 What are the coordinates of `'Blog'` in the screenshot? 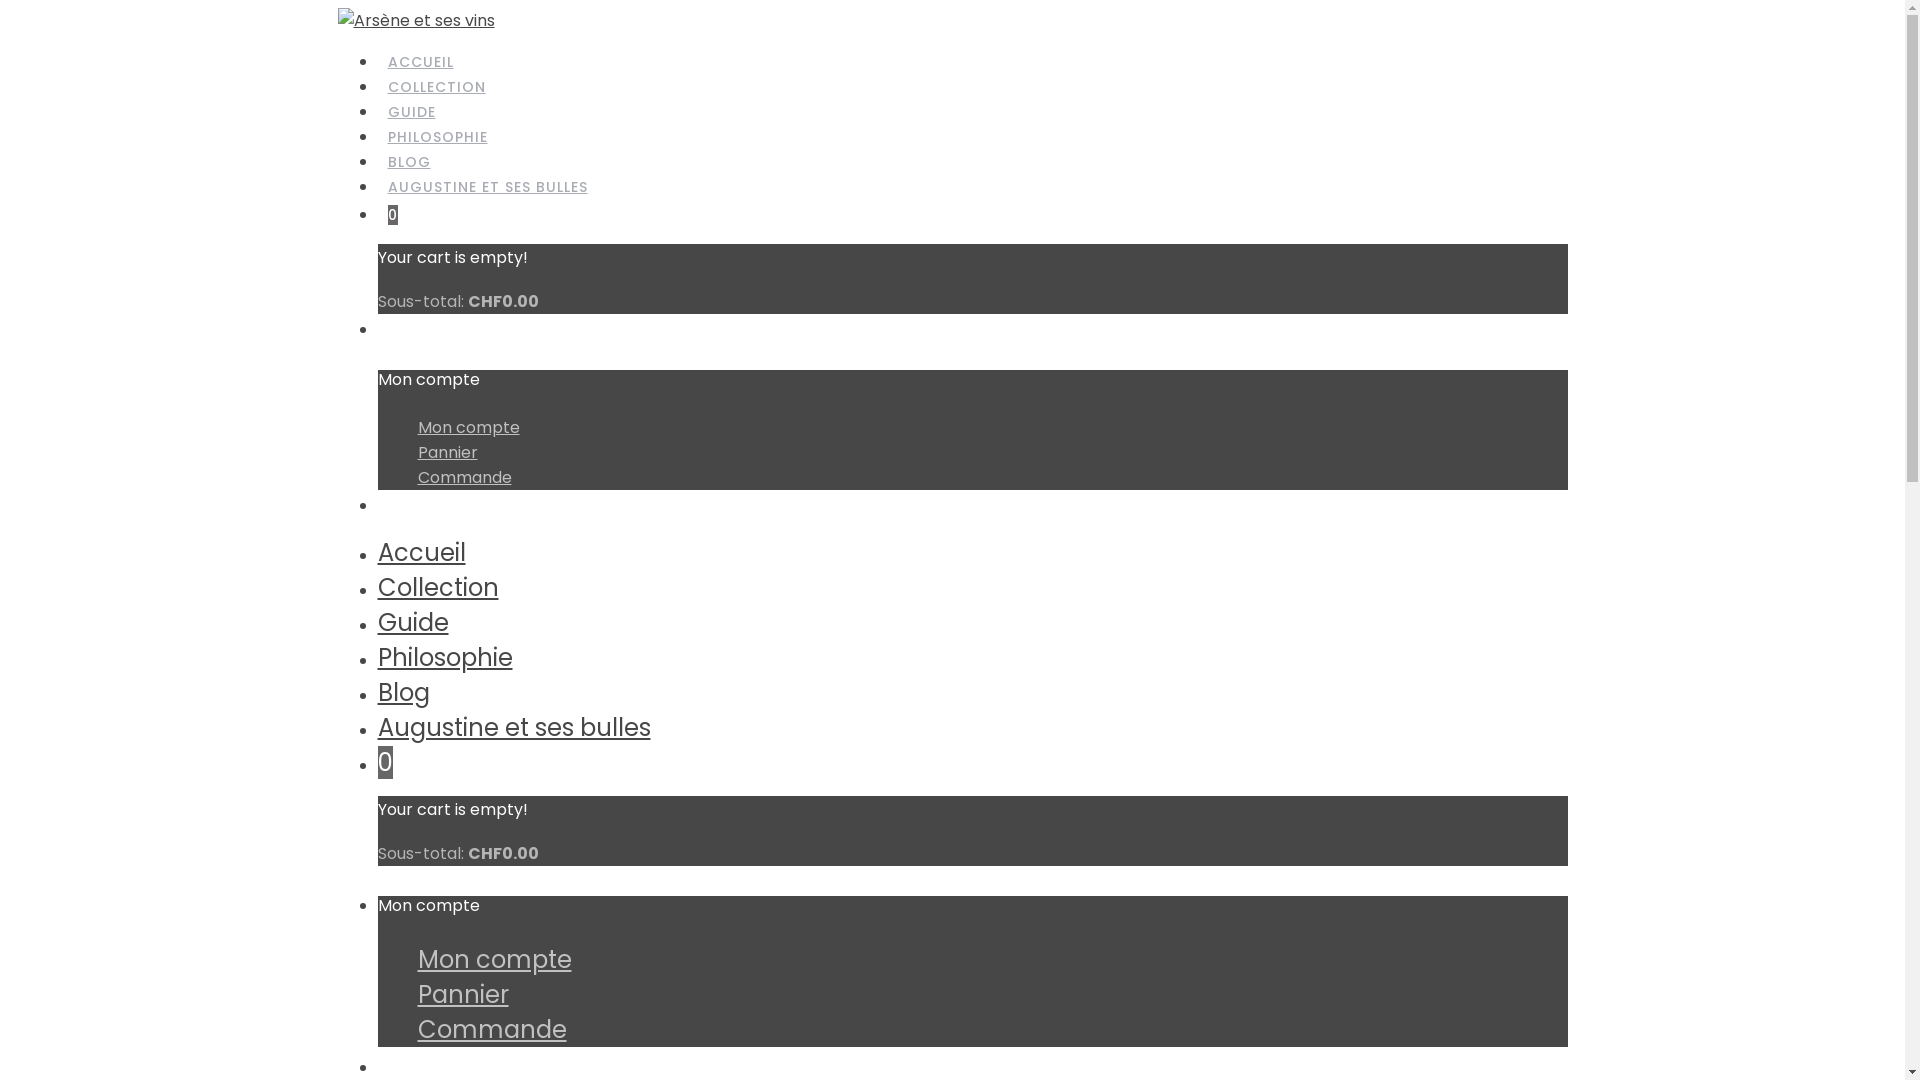 It's located at (402, 691).